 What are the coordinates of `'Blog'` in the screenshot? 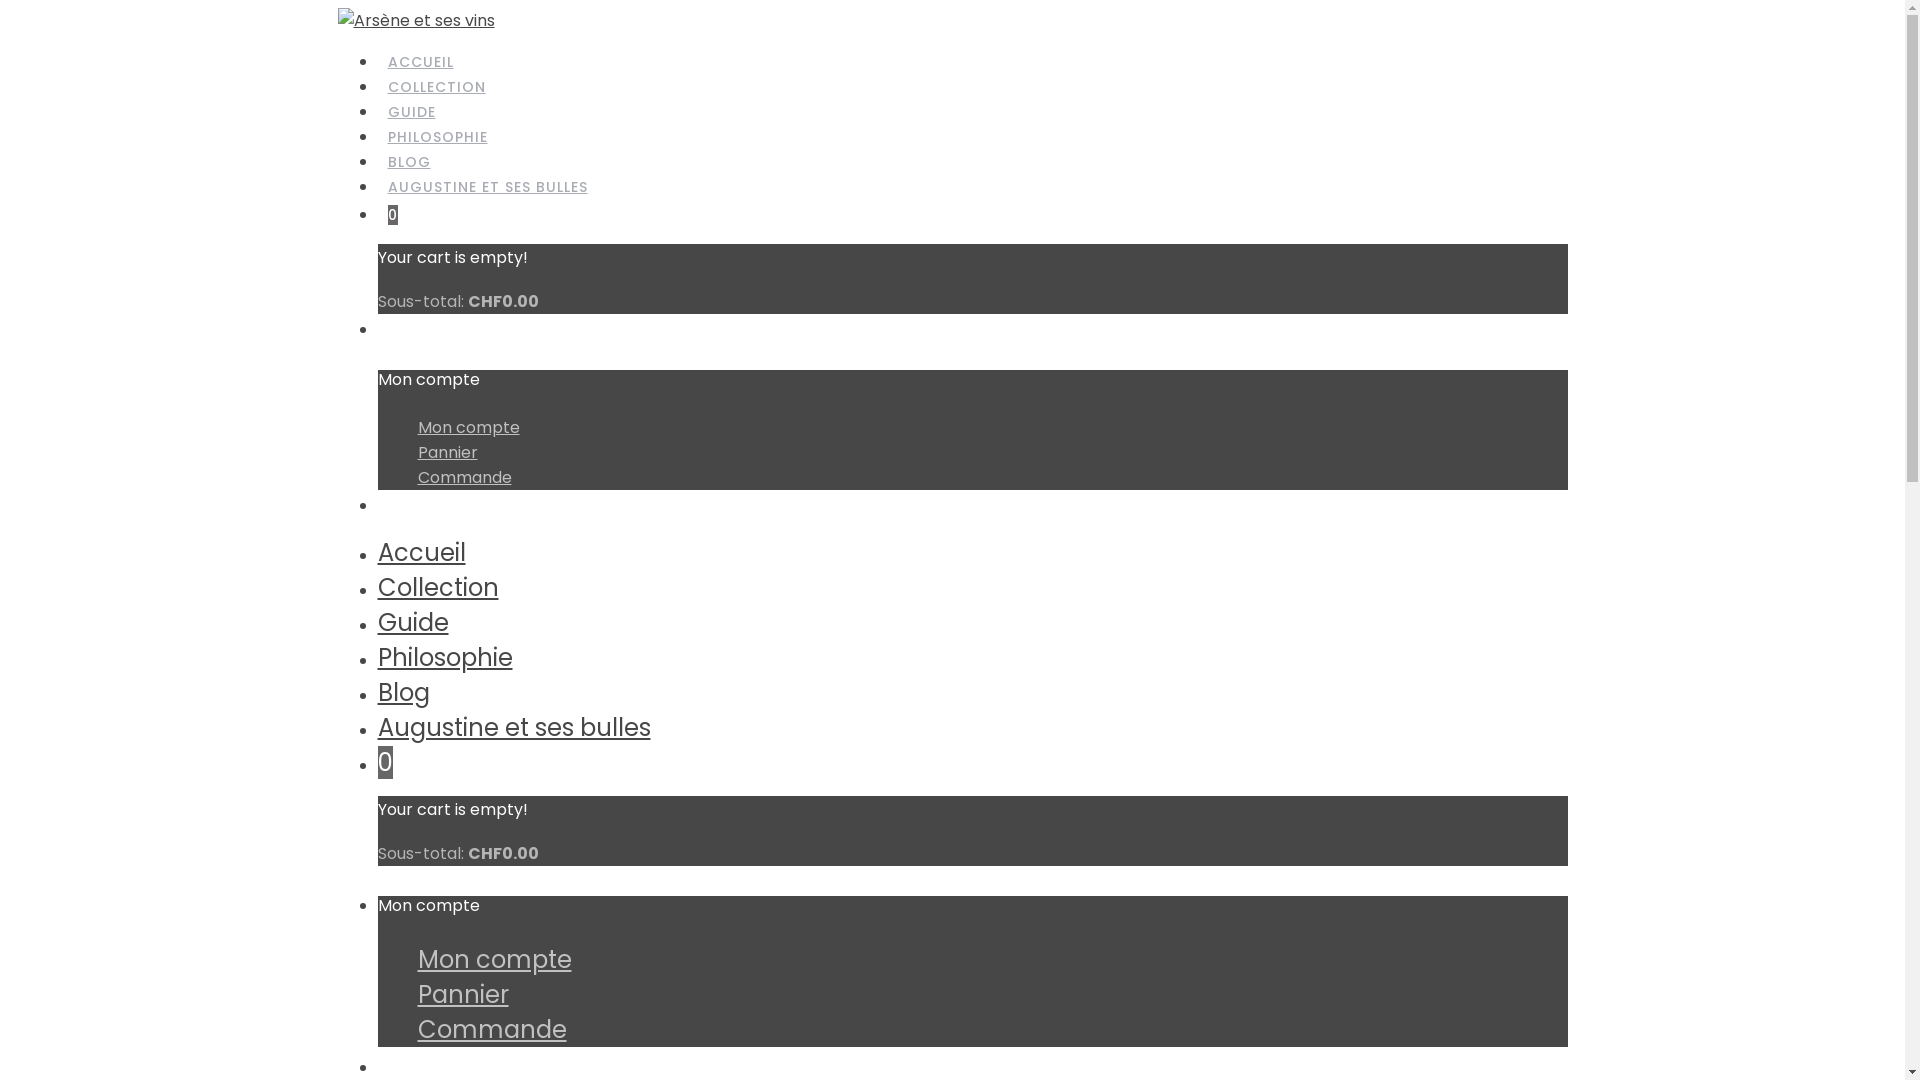 It's located at (402, 691).